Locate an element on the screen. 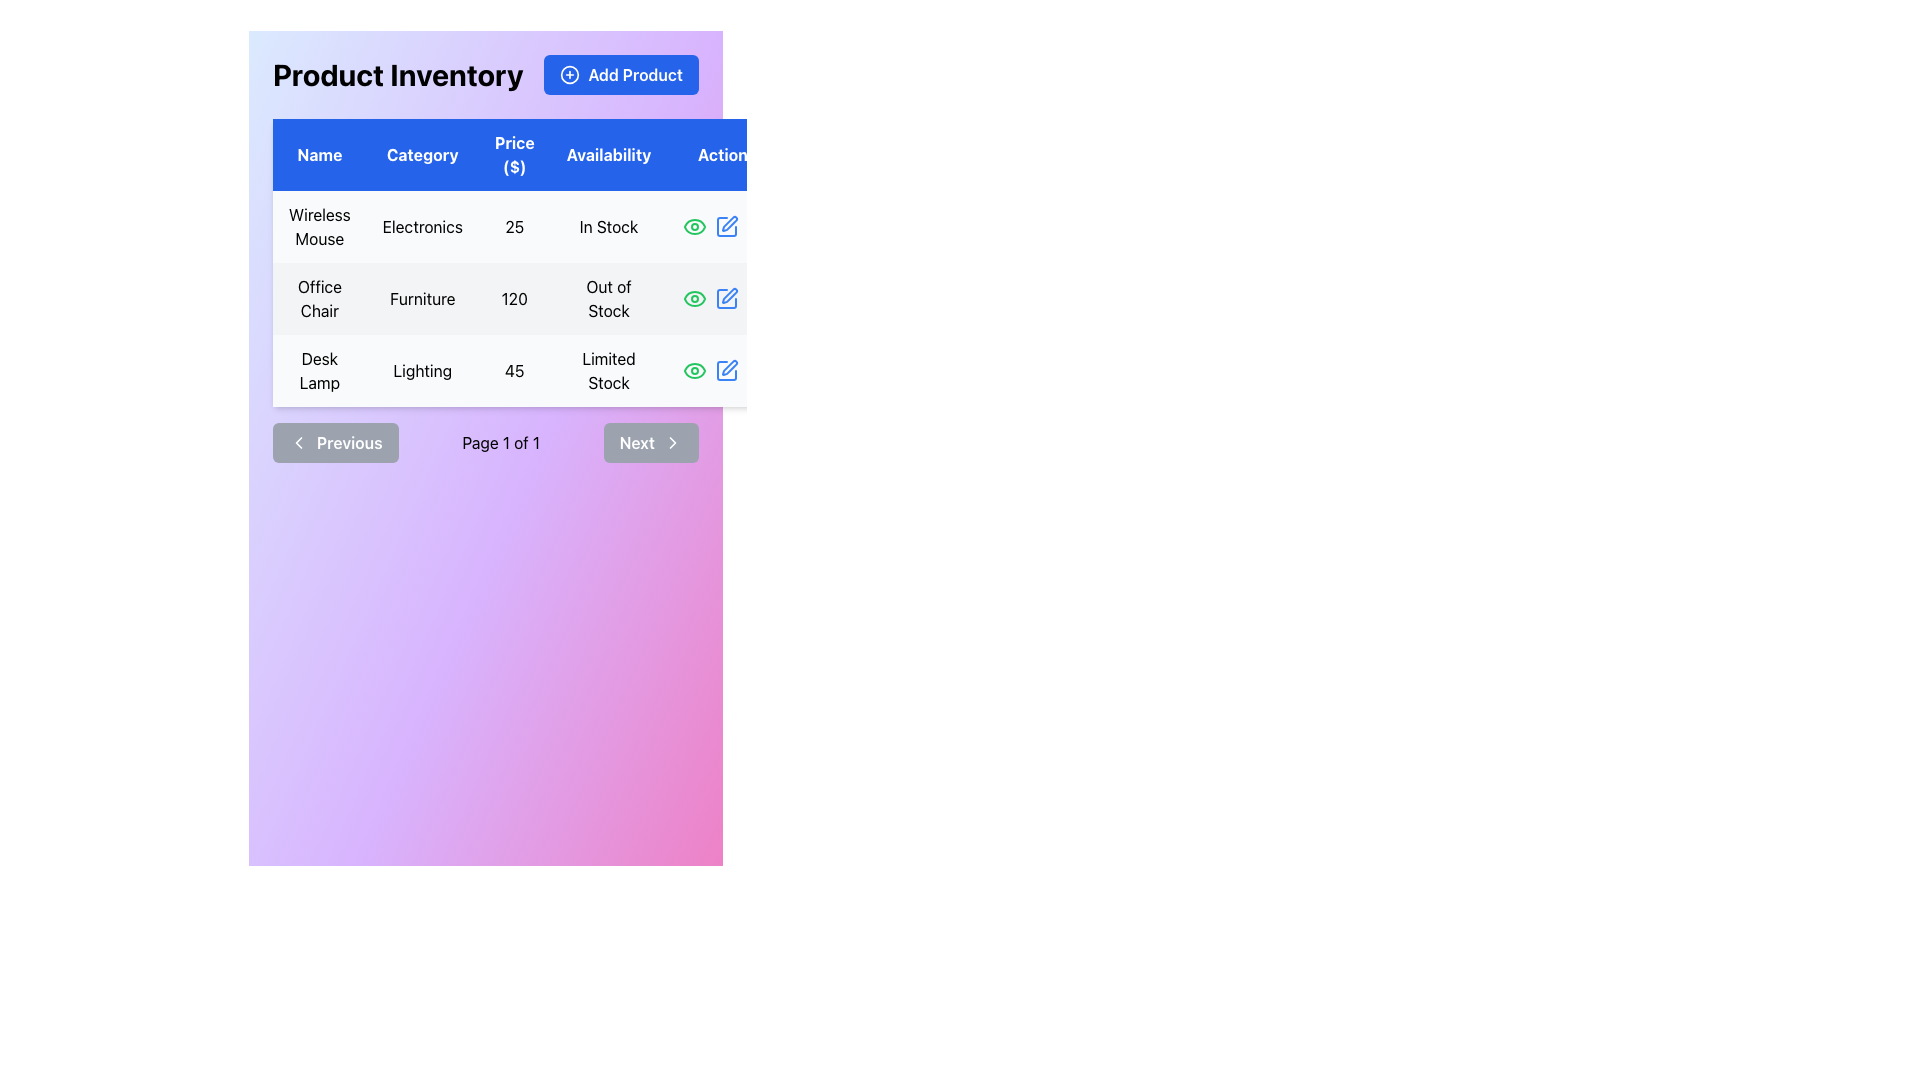 This screenshot has width=1920, height=1080. the edit button with an icon located in the 'Actions' column of the first row of the table is located at coordinates (726, 226).